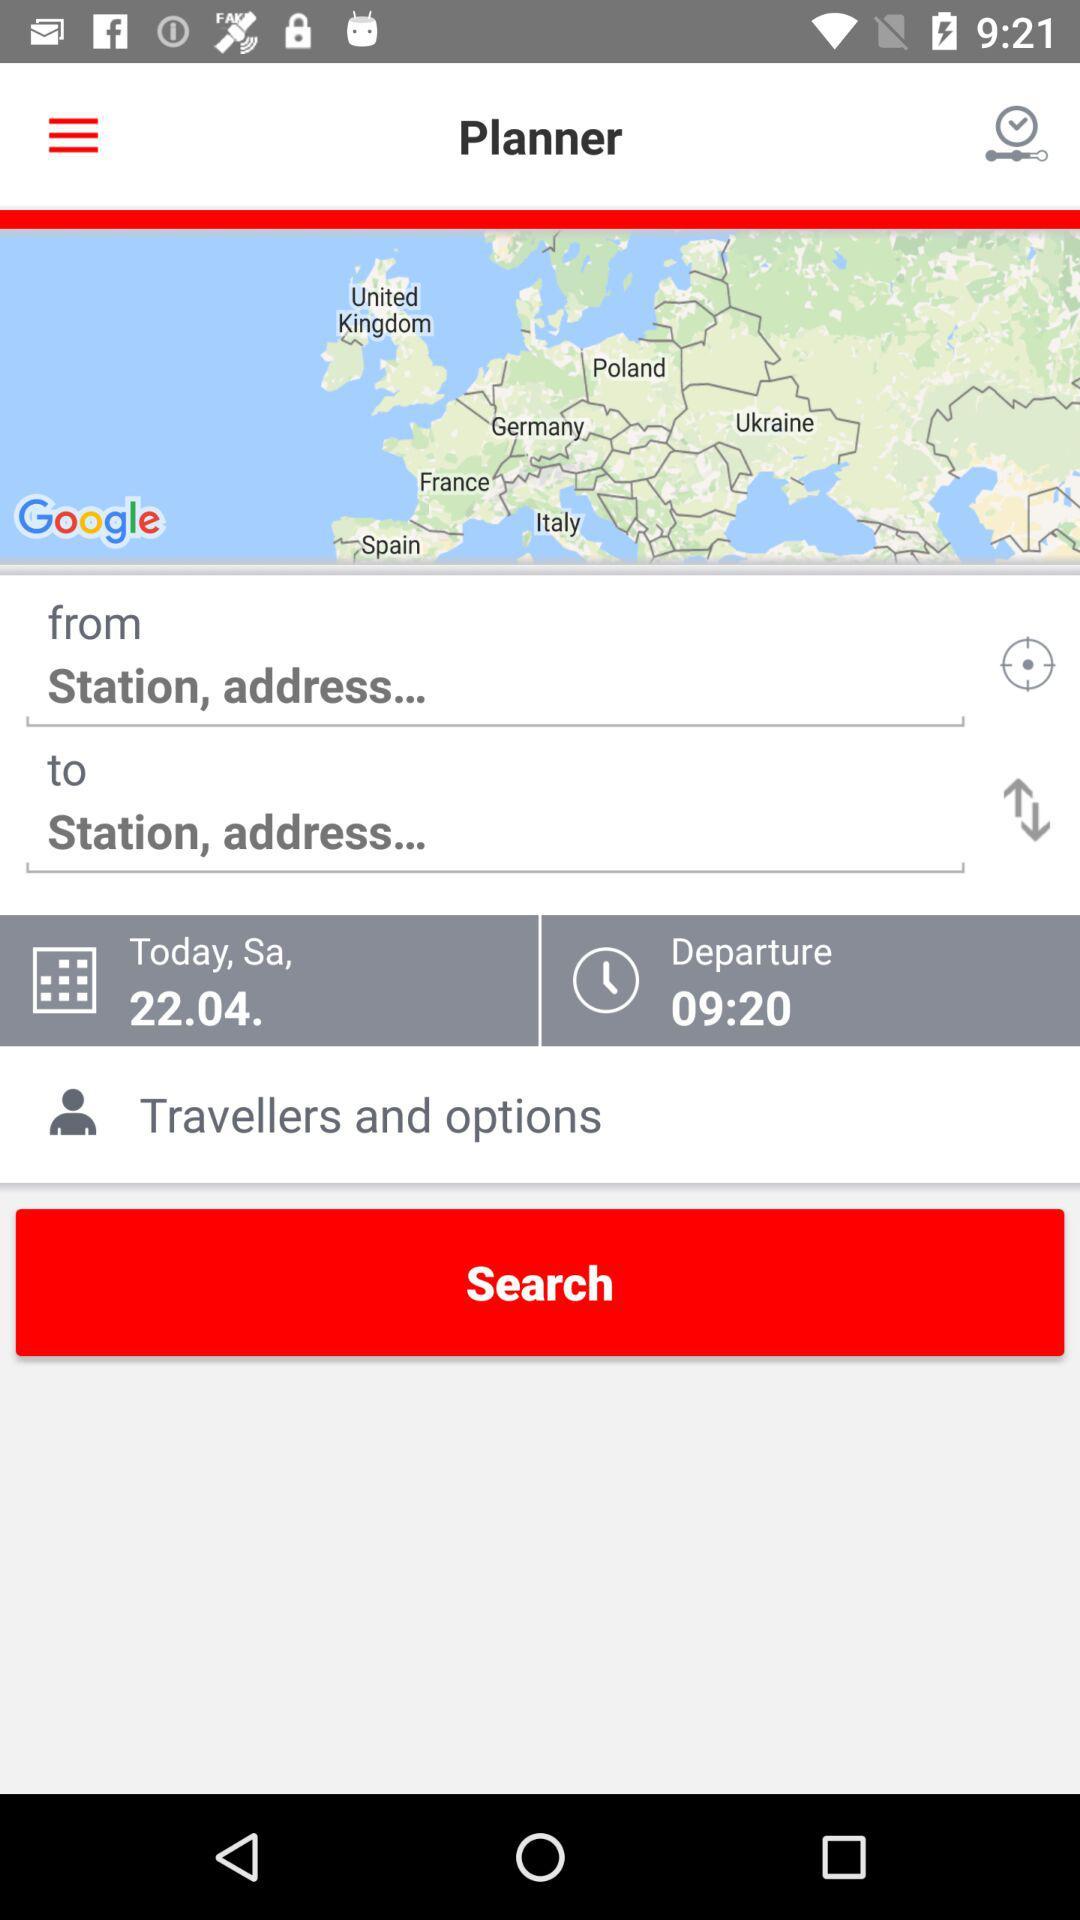 Image resolution: width=1080 pixels, height=1920 pixels. What do you see at coordinates (1017, 135) in the screenshot?
I see `item to the right of the planner icon` at bounding box center [1017, 135].